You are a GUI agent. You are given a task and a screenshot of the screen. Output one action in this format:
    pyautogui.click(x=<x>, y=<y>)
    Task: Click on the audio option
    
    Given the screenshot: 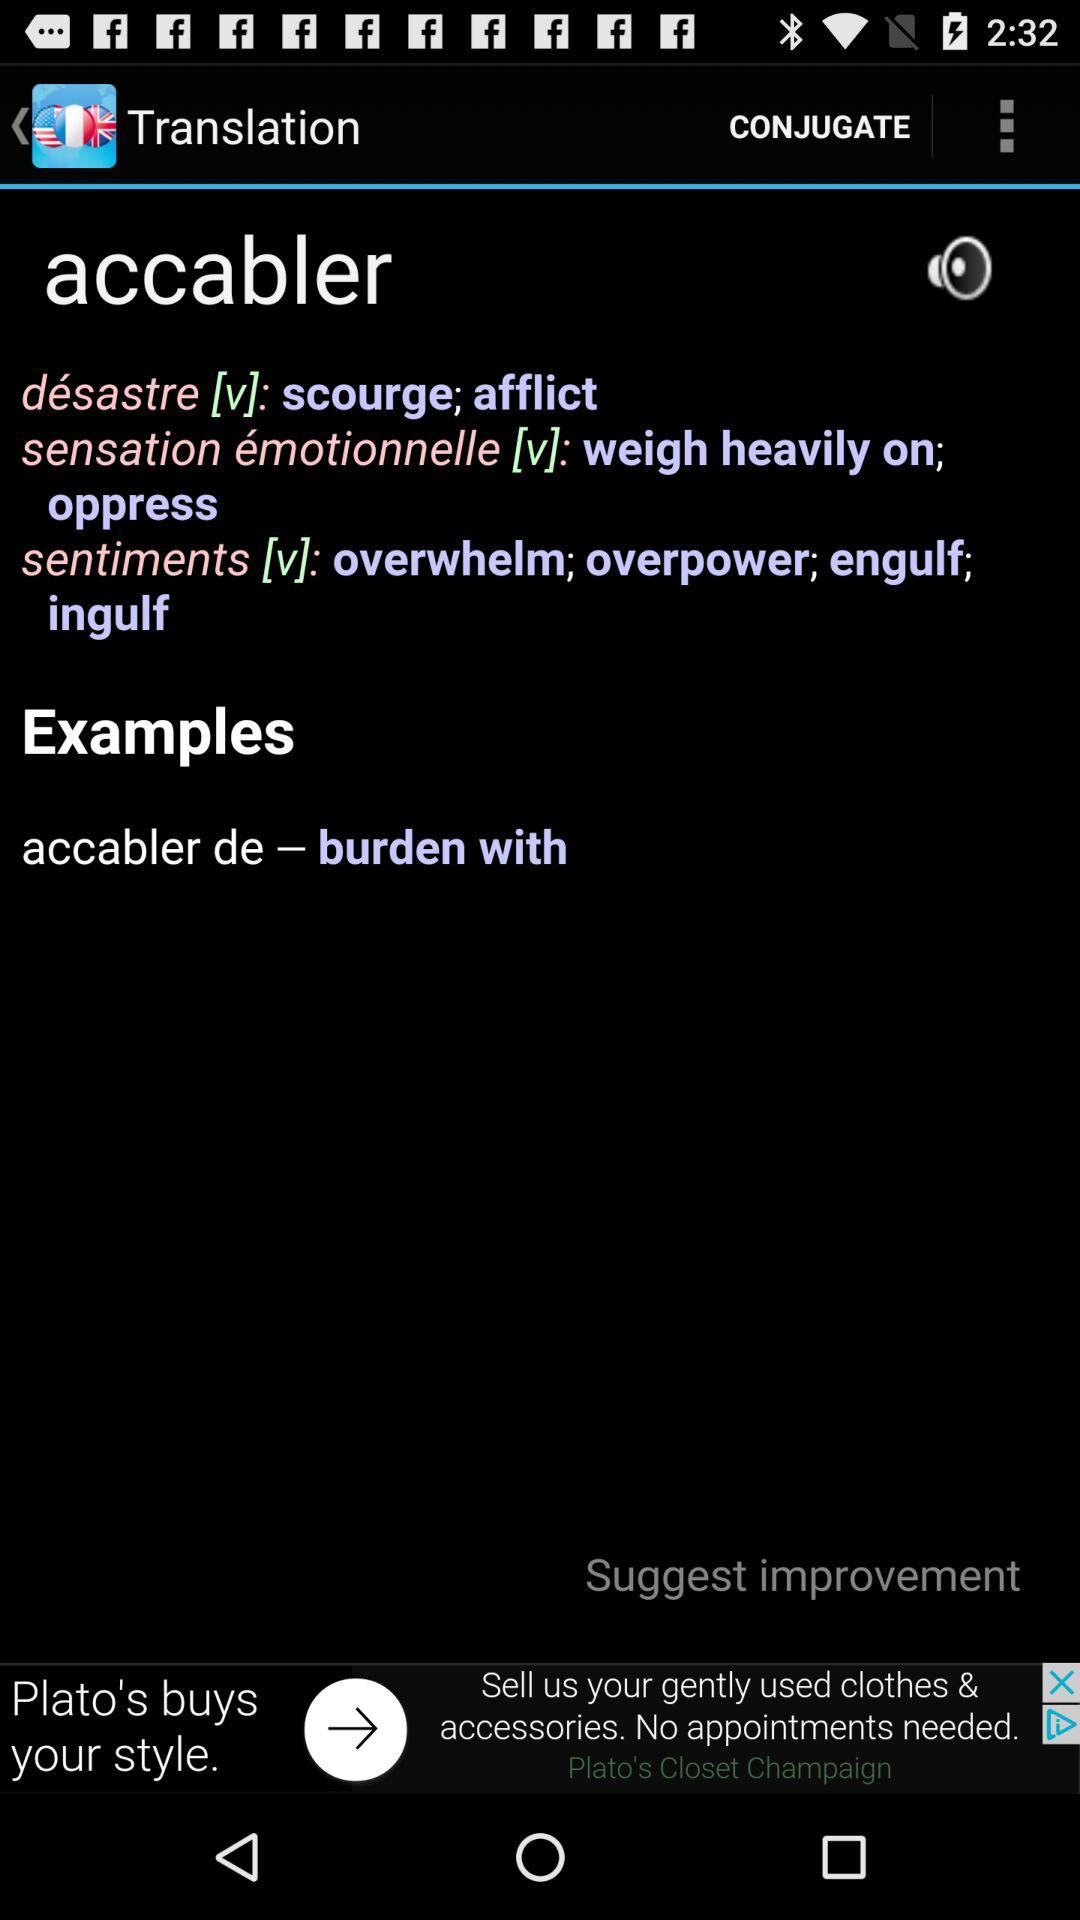 What is the action you would take?
    pyautogui.click(x=958, y=266)
    